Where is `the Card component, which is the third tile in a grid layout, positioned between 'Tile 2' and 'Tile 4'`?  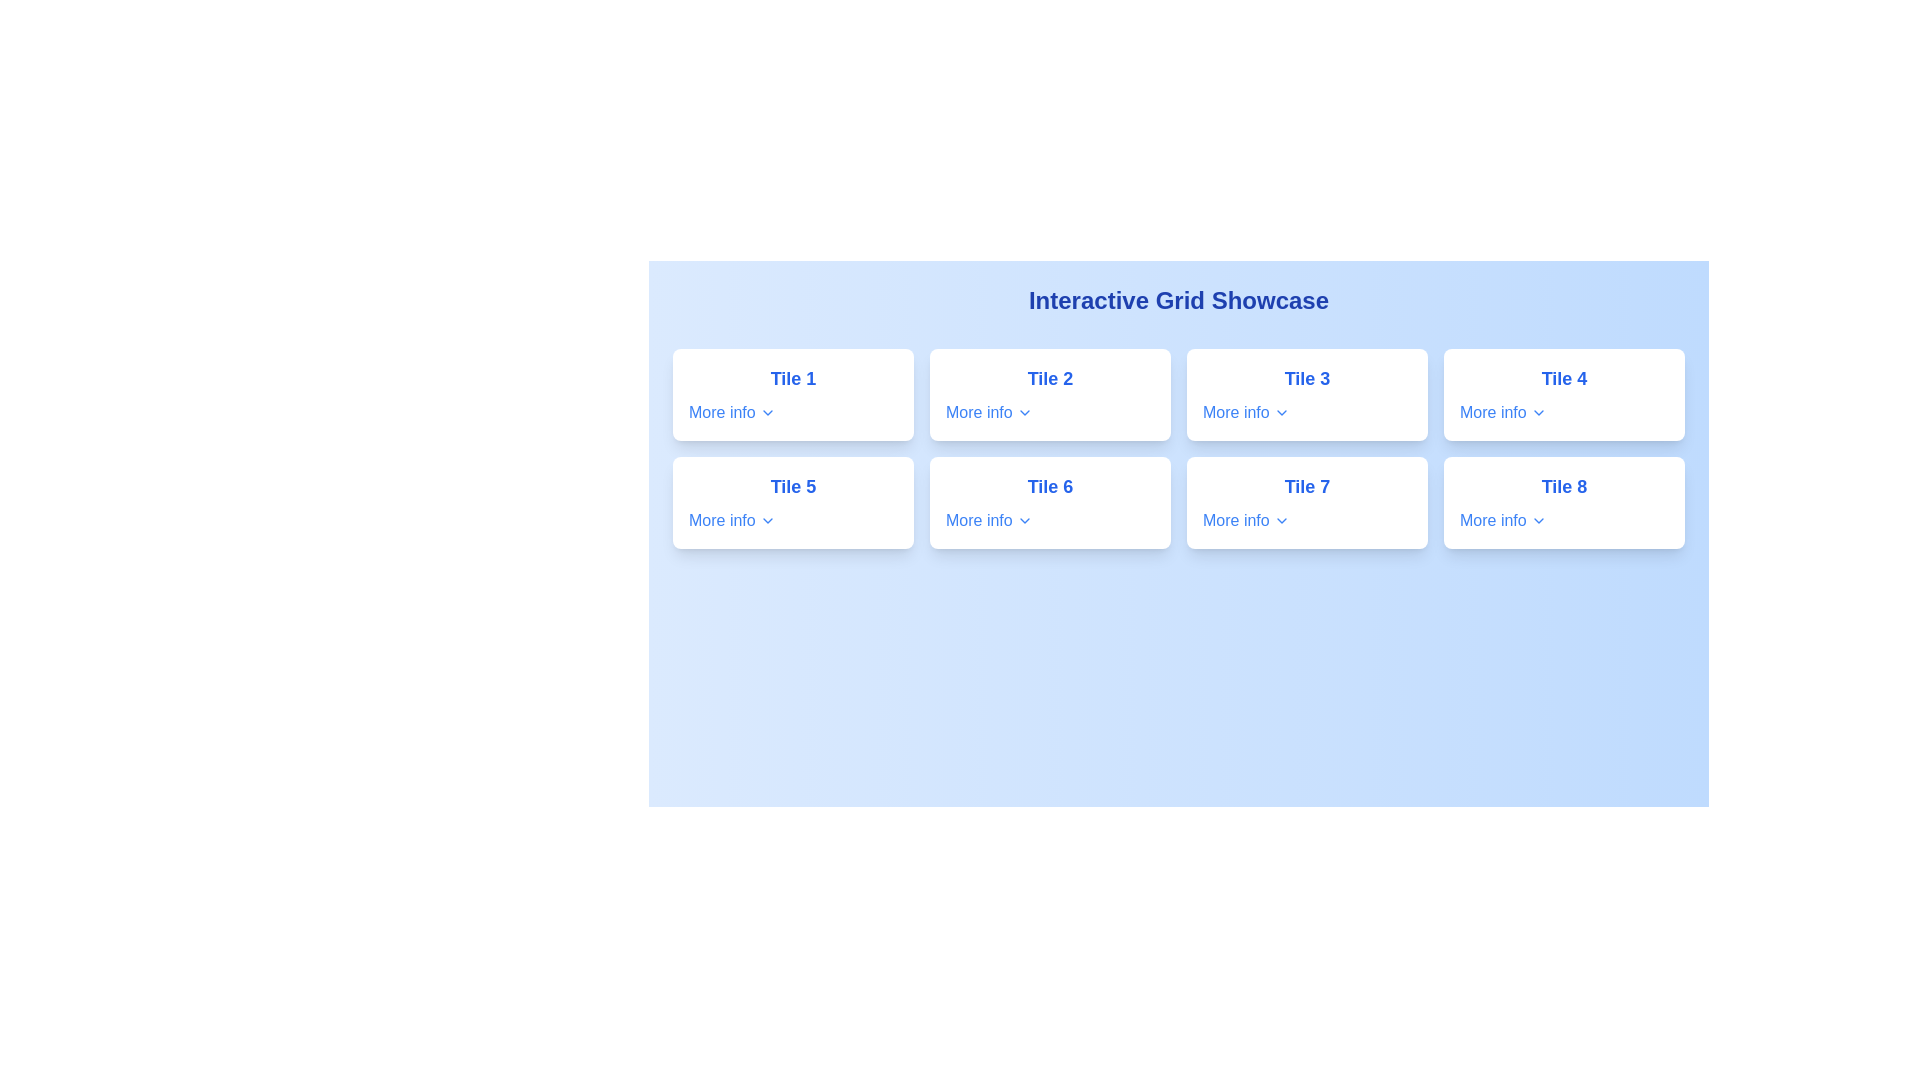 the Card component, which is the third tile in a grid layout, positioned between 'Tile 2' and 'Tile 4' is located at coordinates (1307, 394).